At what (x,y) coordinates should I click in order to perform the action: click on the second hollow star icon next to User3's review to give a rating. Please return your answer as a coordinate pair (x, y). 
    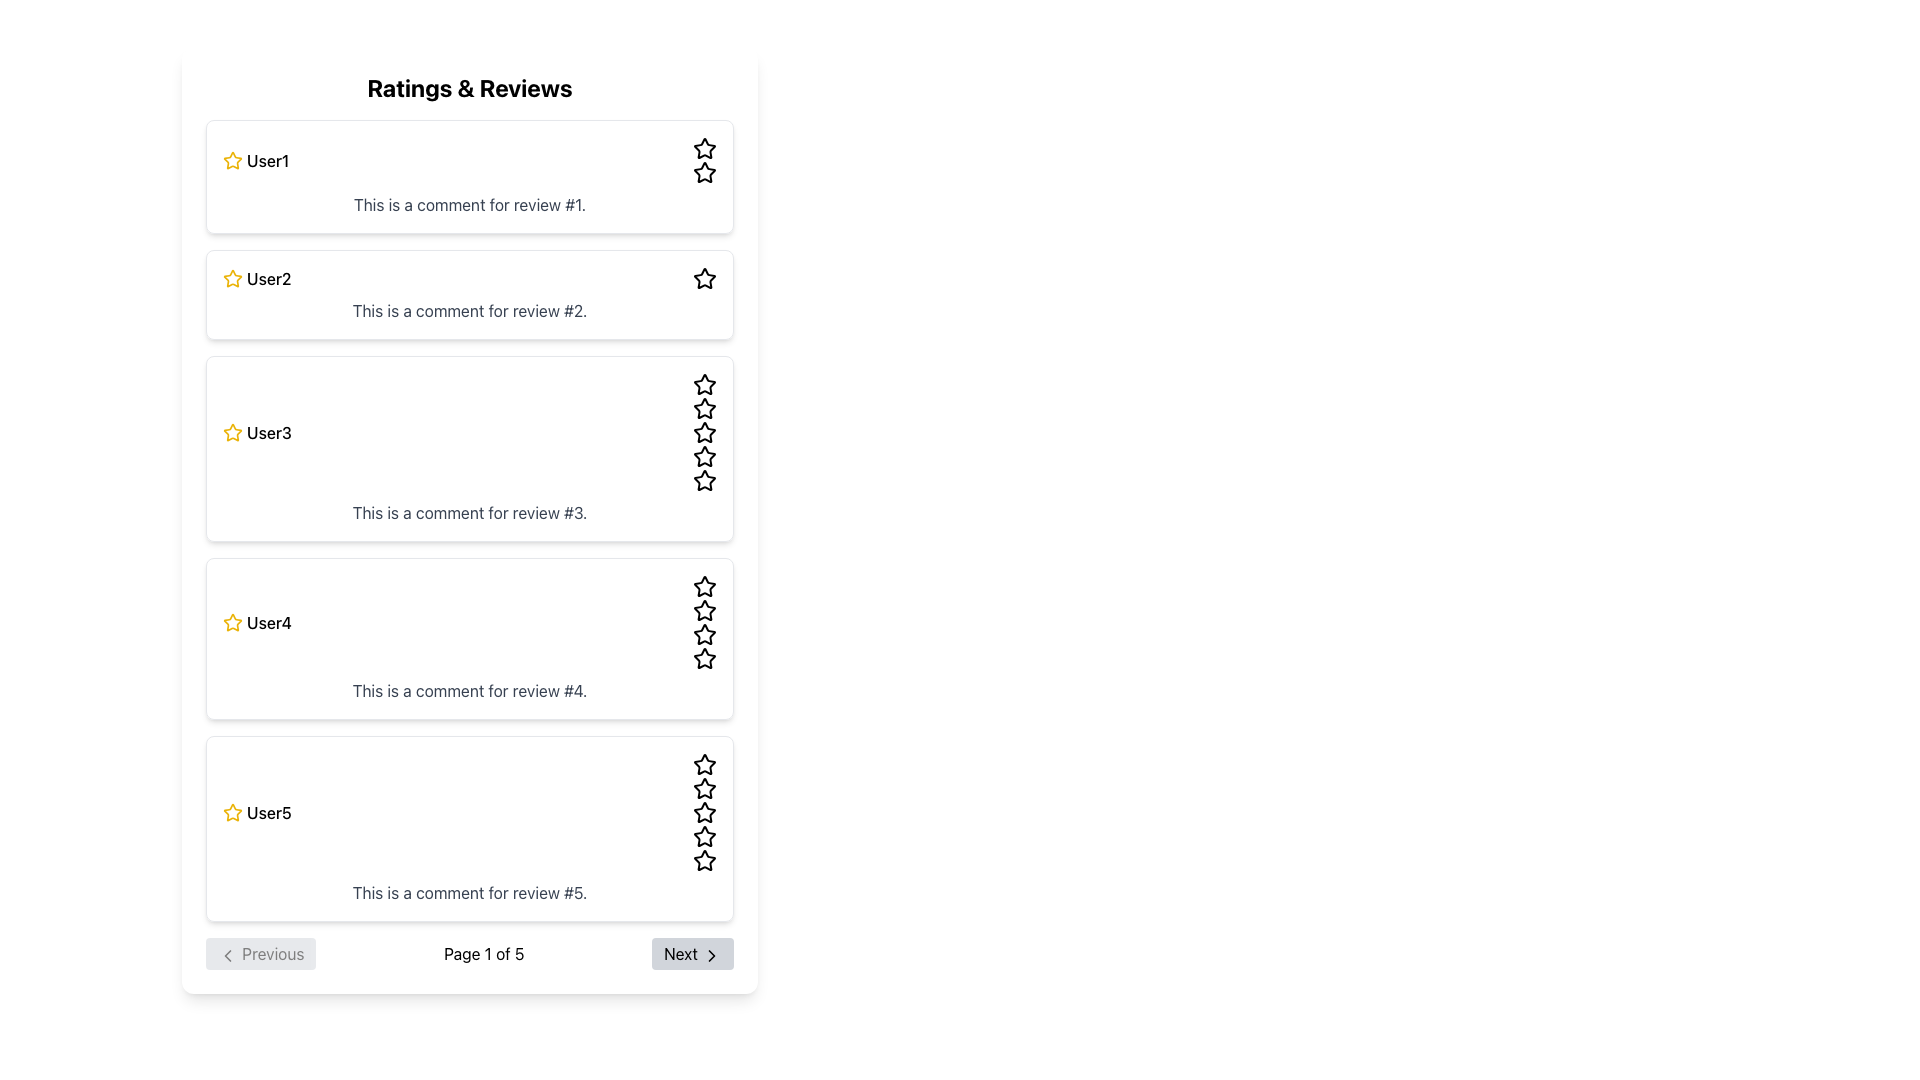
    Looking at the image, I should click on (705, 407).